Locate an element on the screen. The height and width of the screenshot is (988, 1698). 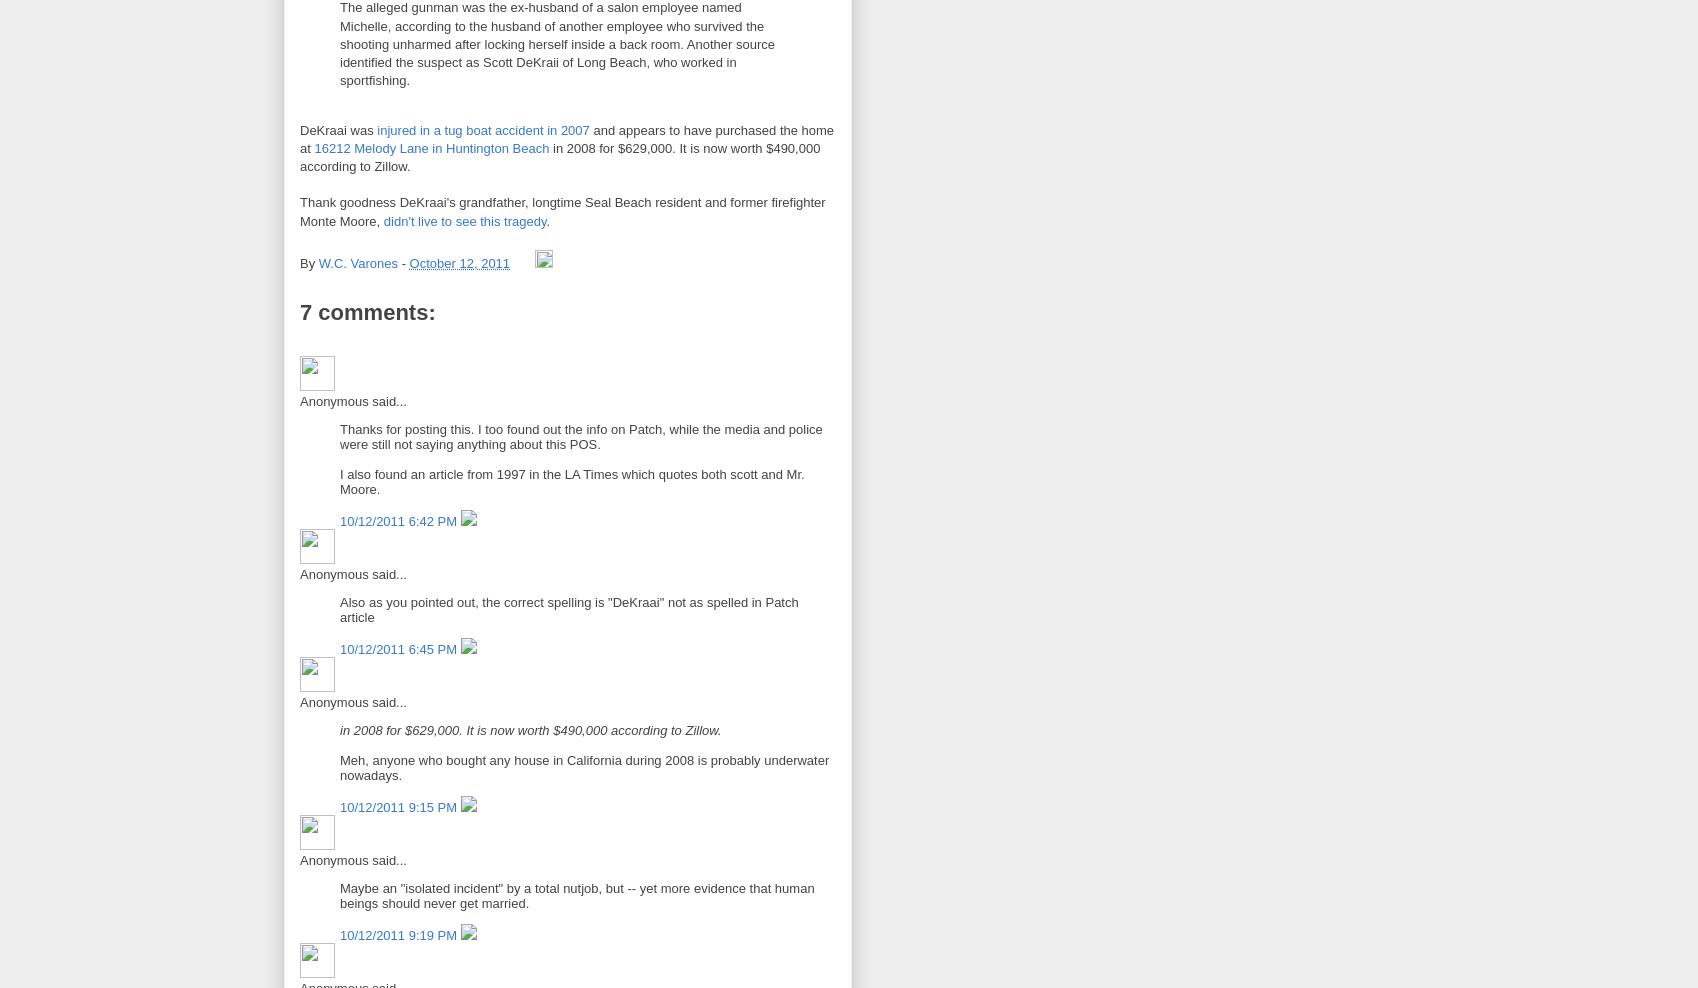
'W.C. Varones' is located at coordinates (357, 262).